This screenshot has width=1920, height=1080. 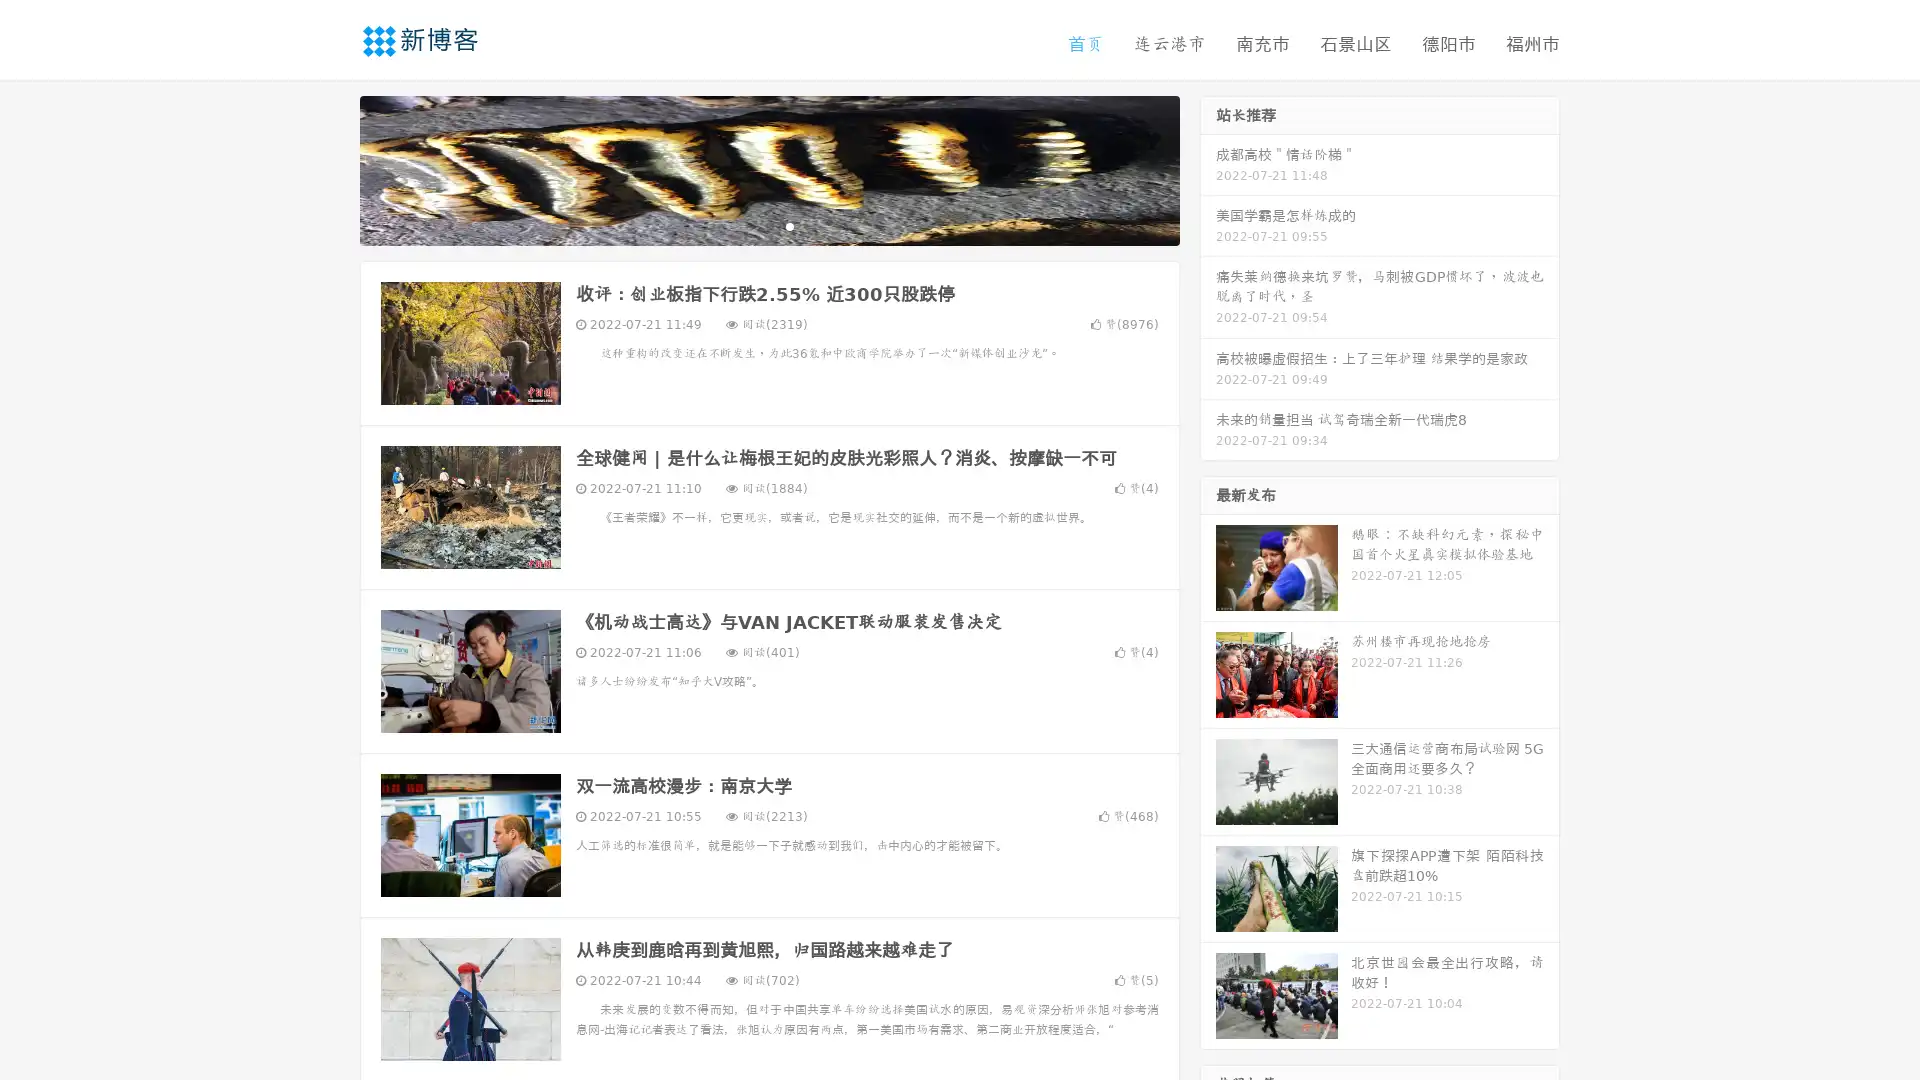 What do you see at coordinates (330, 168) in the screenshot?
I see `Previous slide` at bounding box center [330, 168].